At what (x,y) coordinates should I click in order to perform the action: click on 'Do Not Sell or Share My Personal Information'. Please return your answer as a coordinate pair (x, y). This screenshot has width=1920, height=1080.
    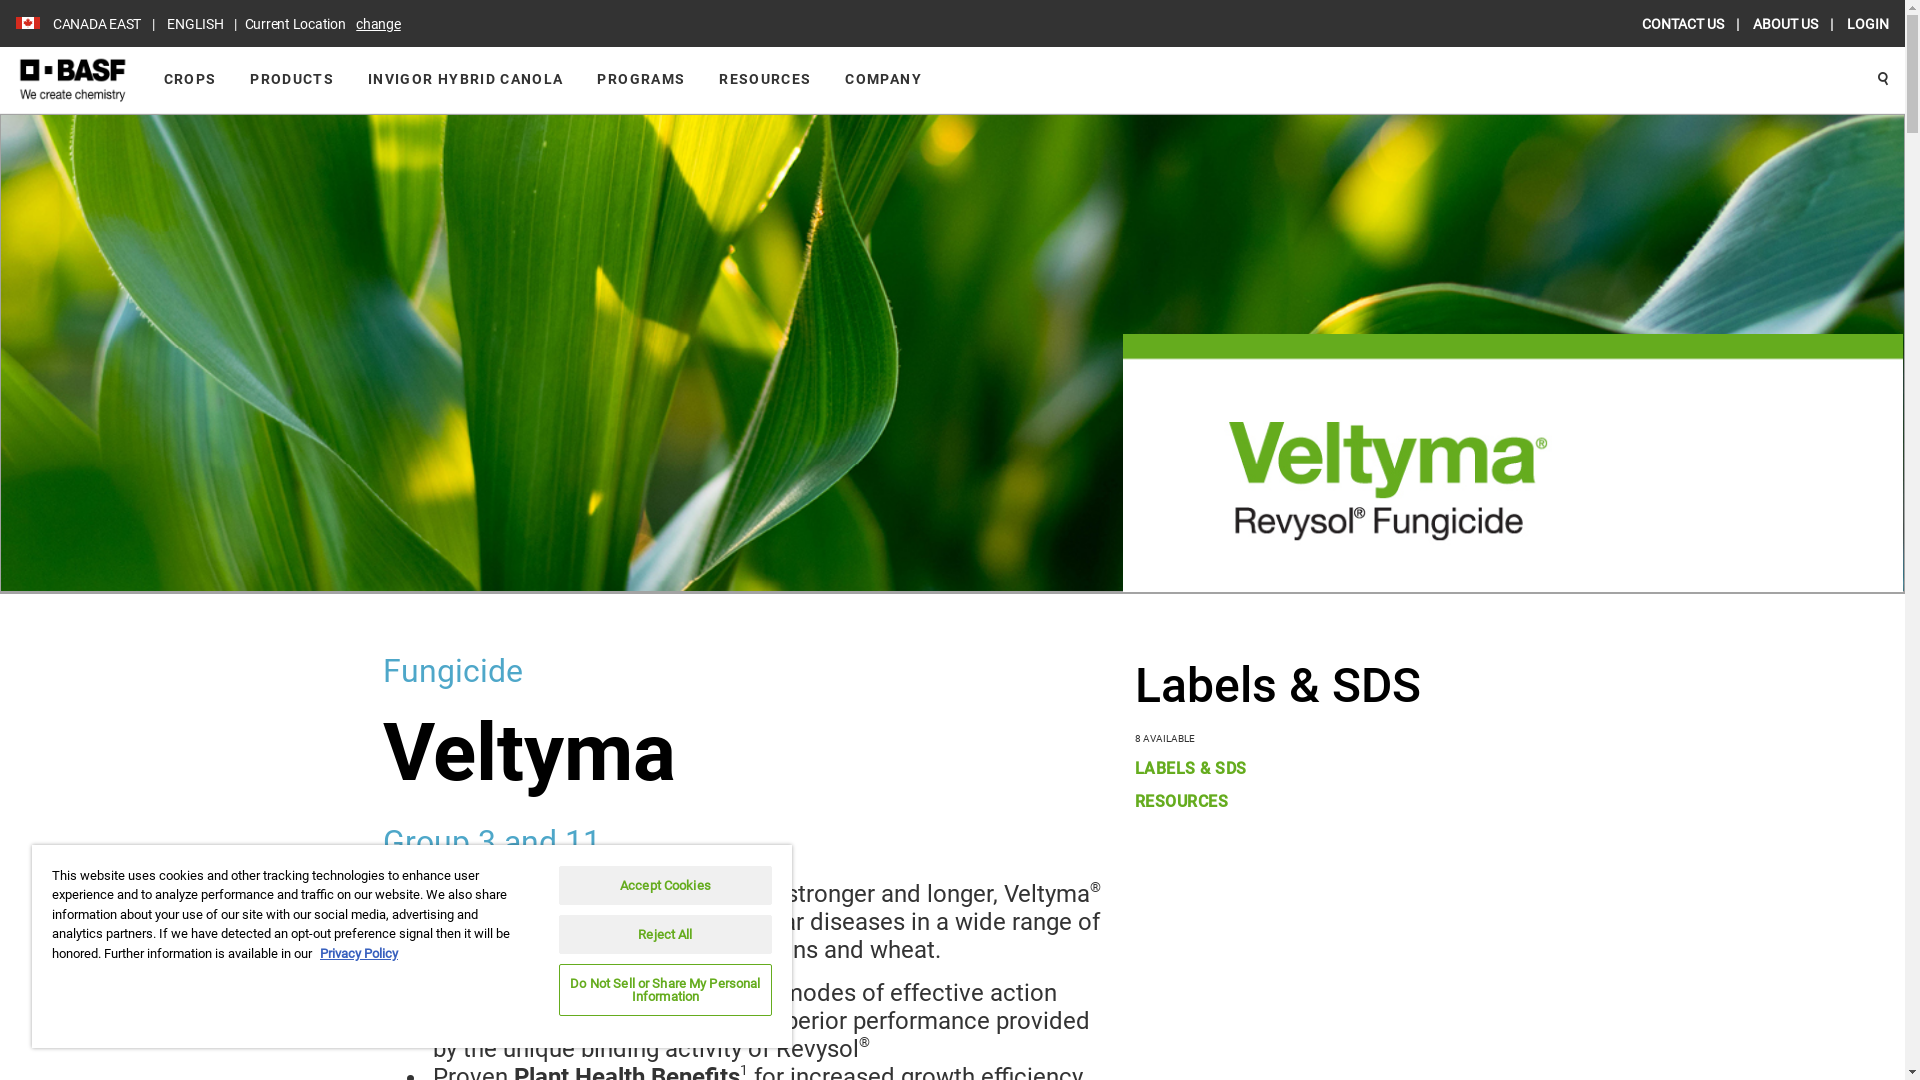
    Looking at the image, I should click on (665, 990).